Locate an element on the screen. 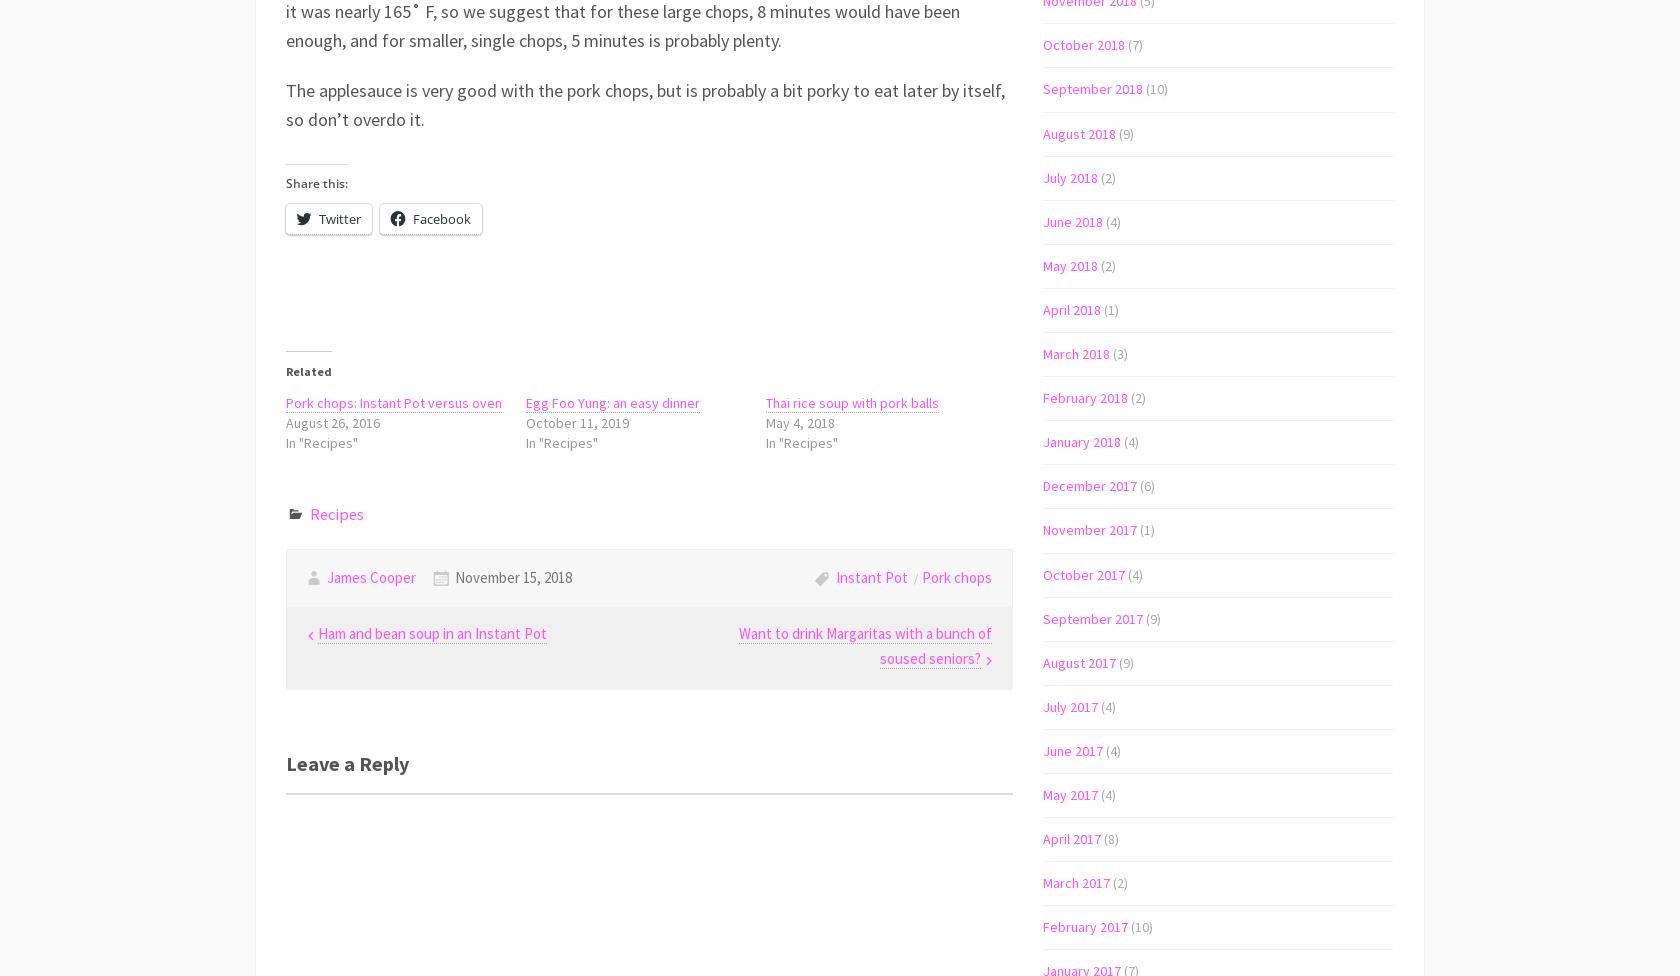  'August 2018' is located at coordinates (1079, 132).